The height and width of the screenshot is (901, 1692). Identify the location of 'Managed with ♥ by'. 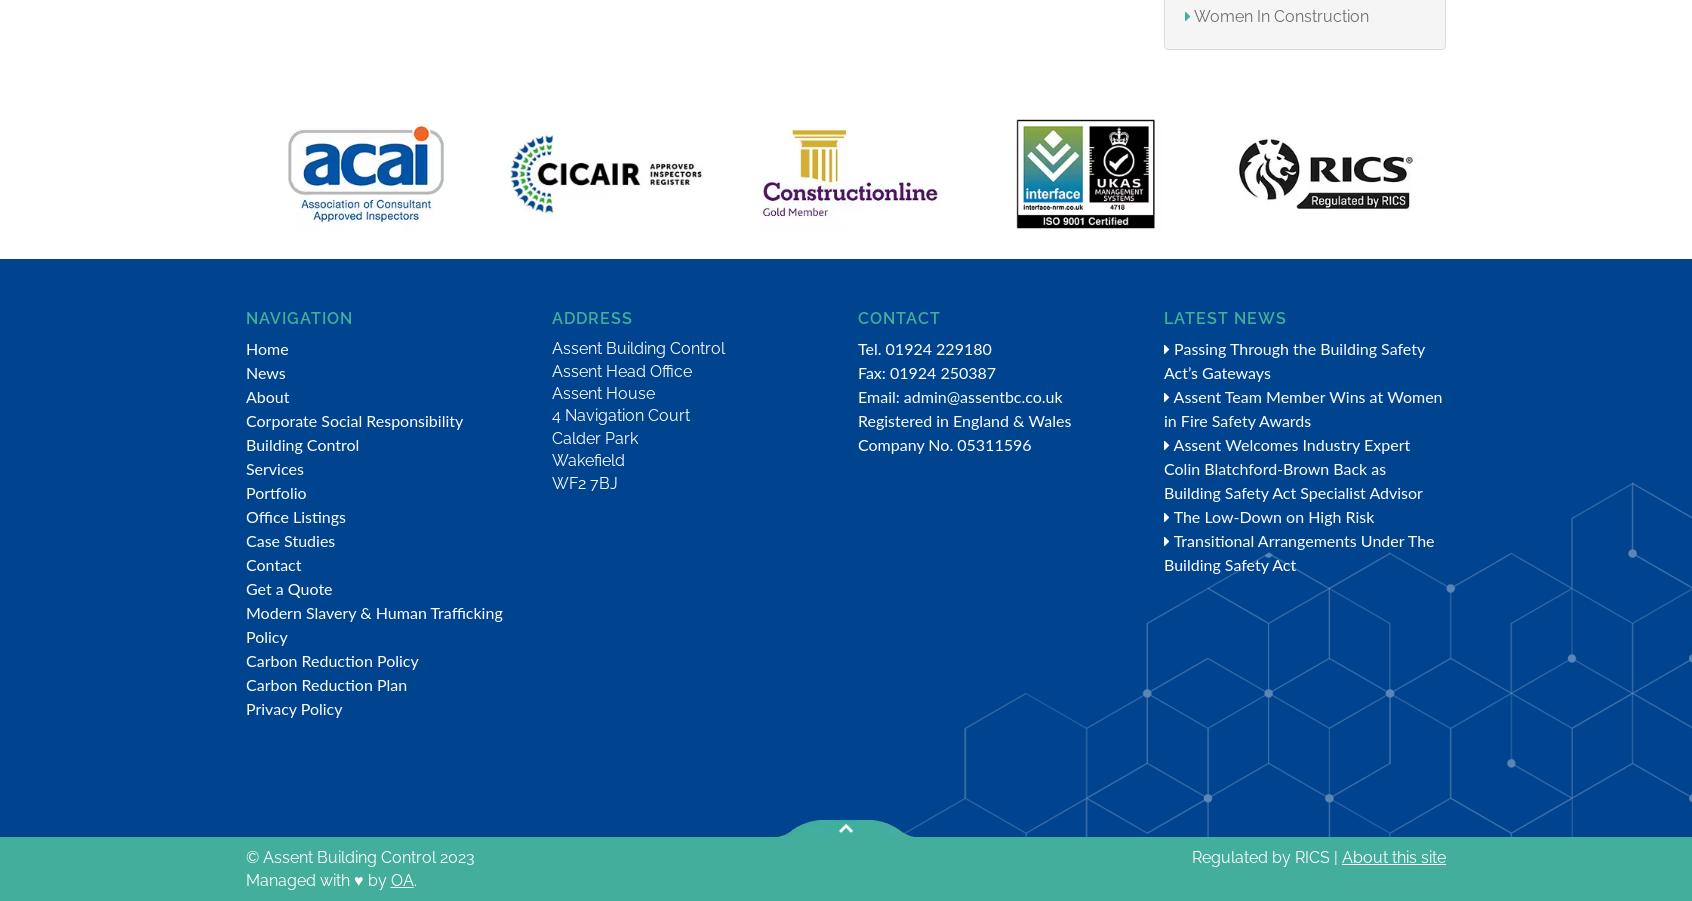
(316, 879).